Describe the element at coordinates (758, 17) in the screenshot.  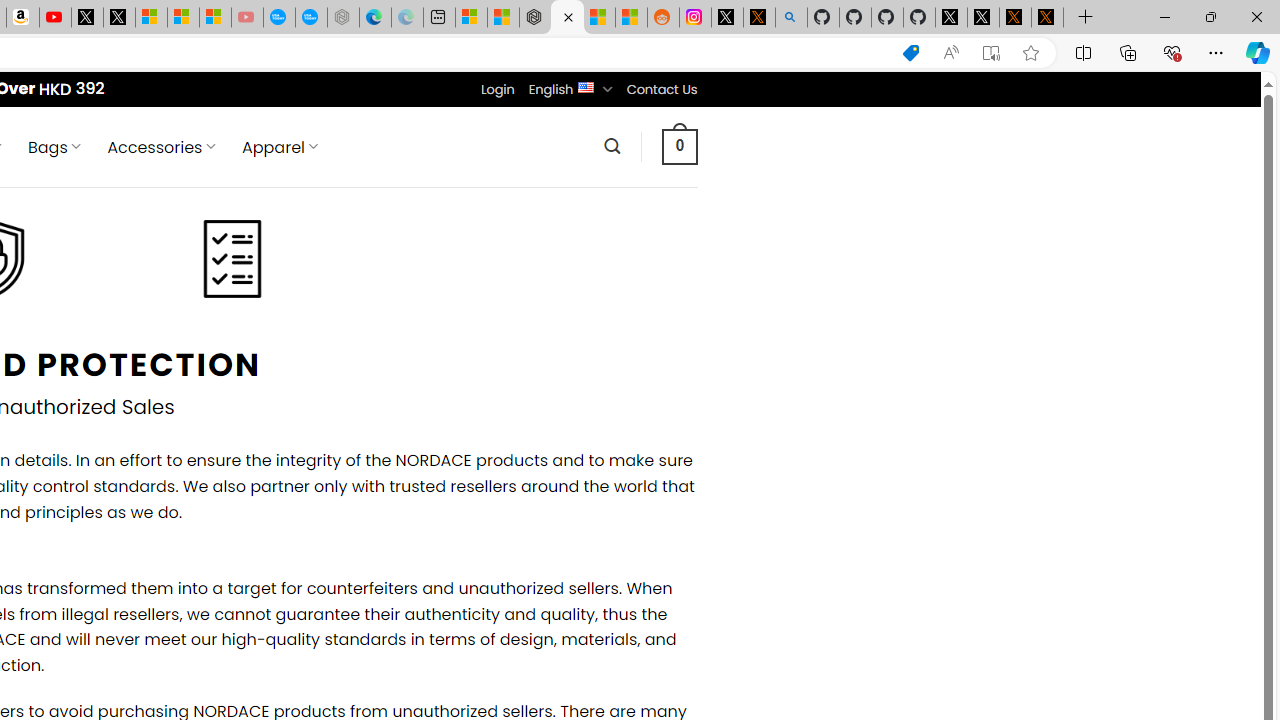
I see `'help.x.com | 524: A timeout occurred'` at that location.